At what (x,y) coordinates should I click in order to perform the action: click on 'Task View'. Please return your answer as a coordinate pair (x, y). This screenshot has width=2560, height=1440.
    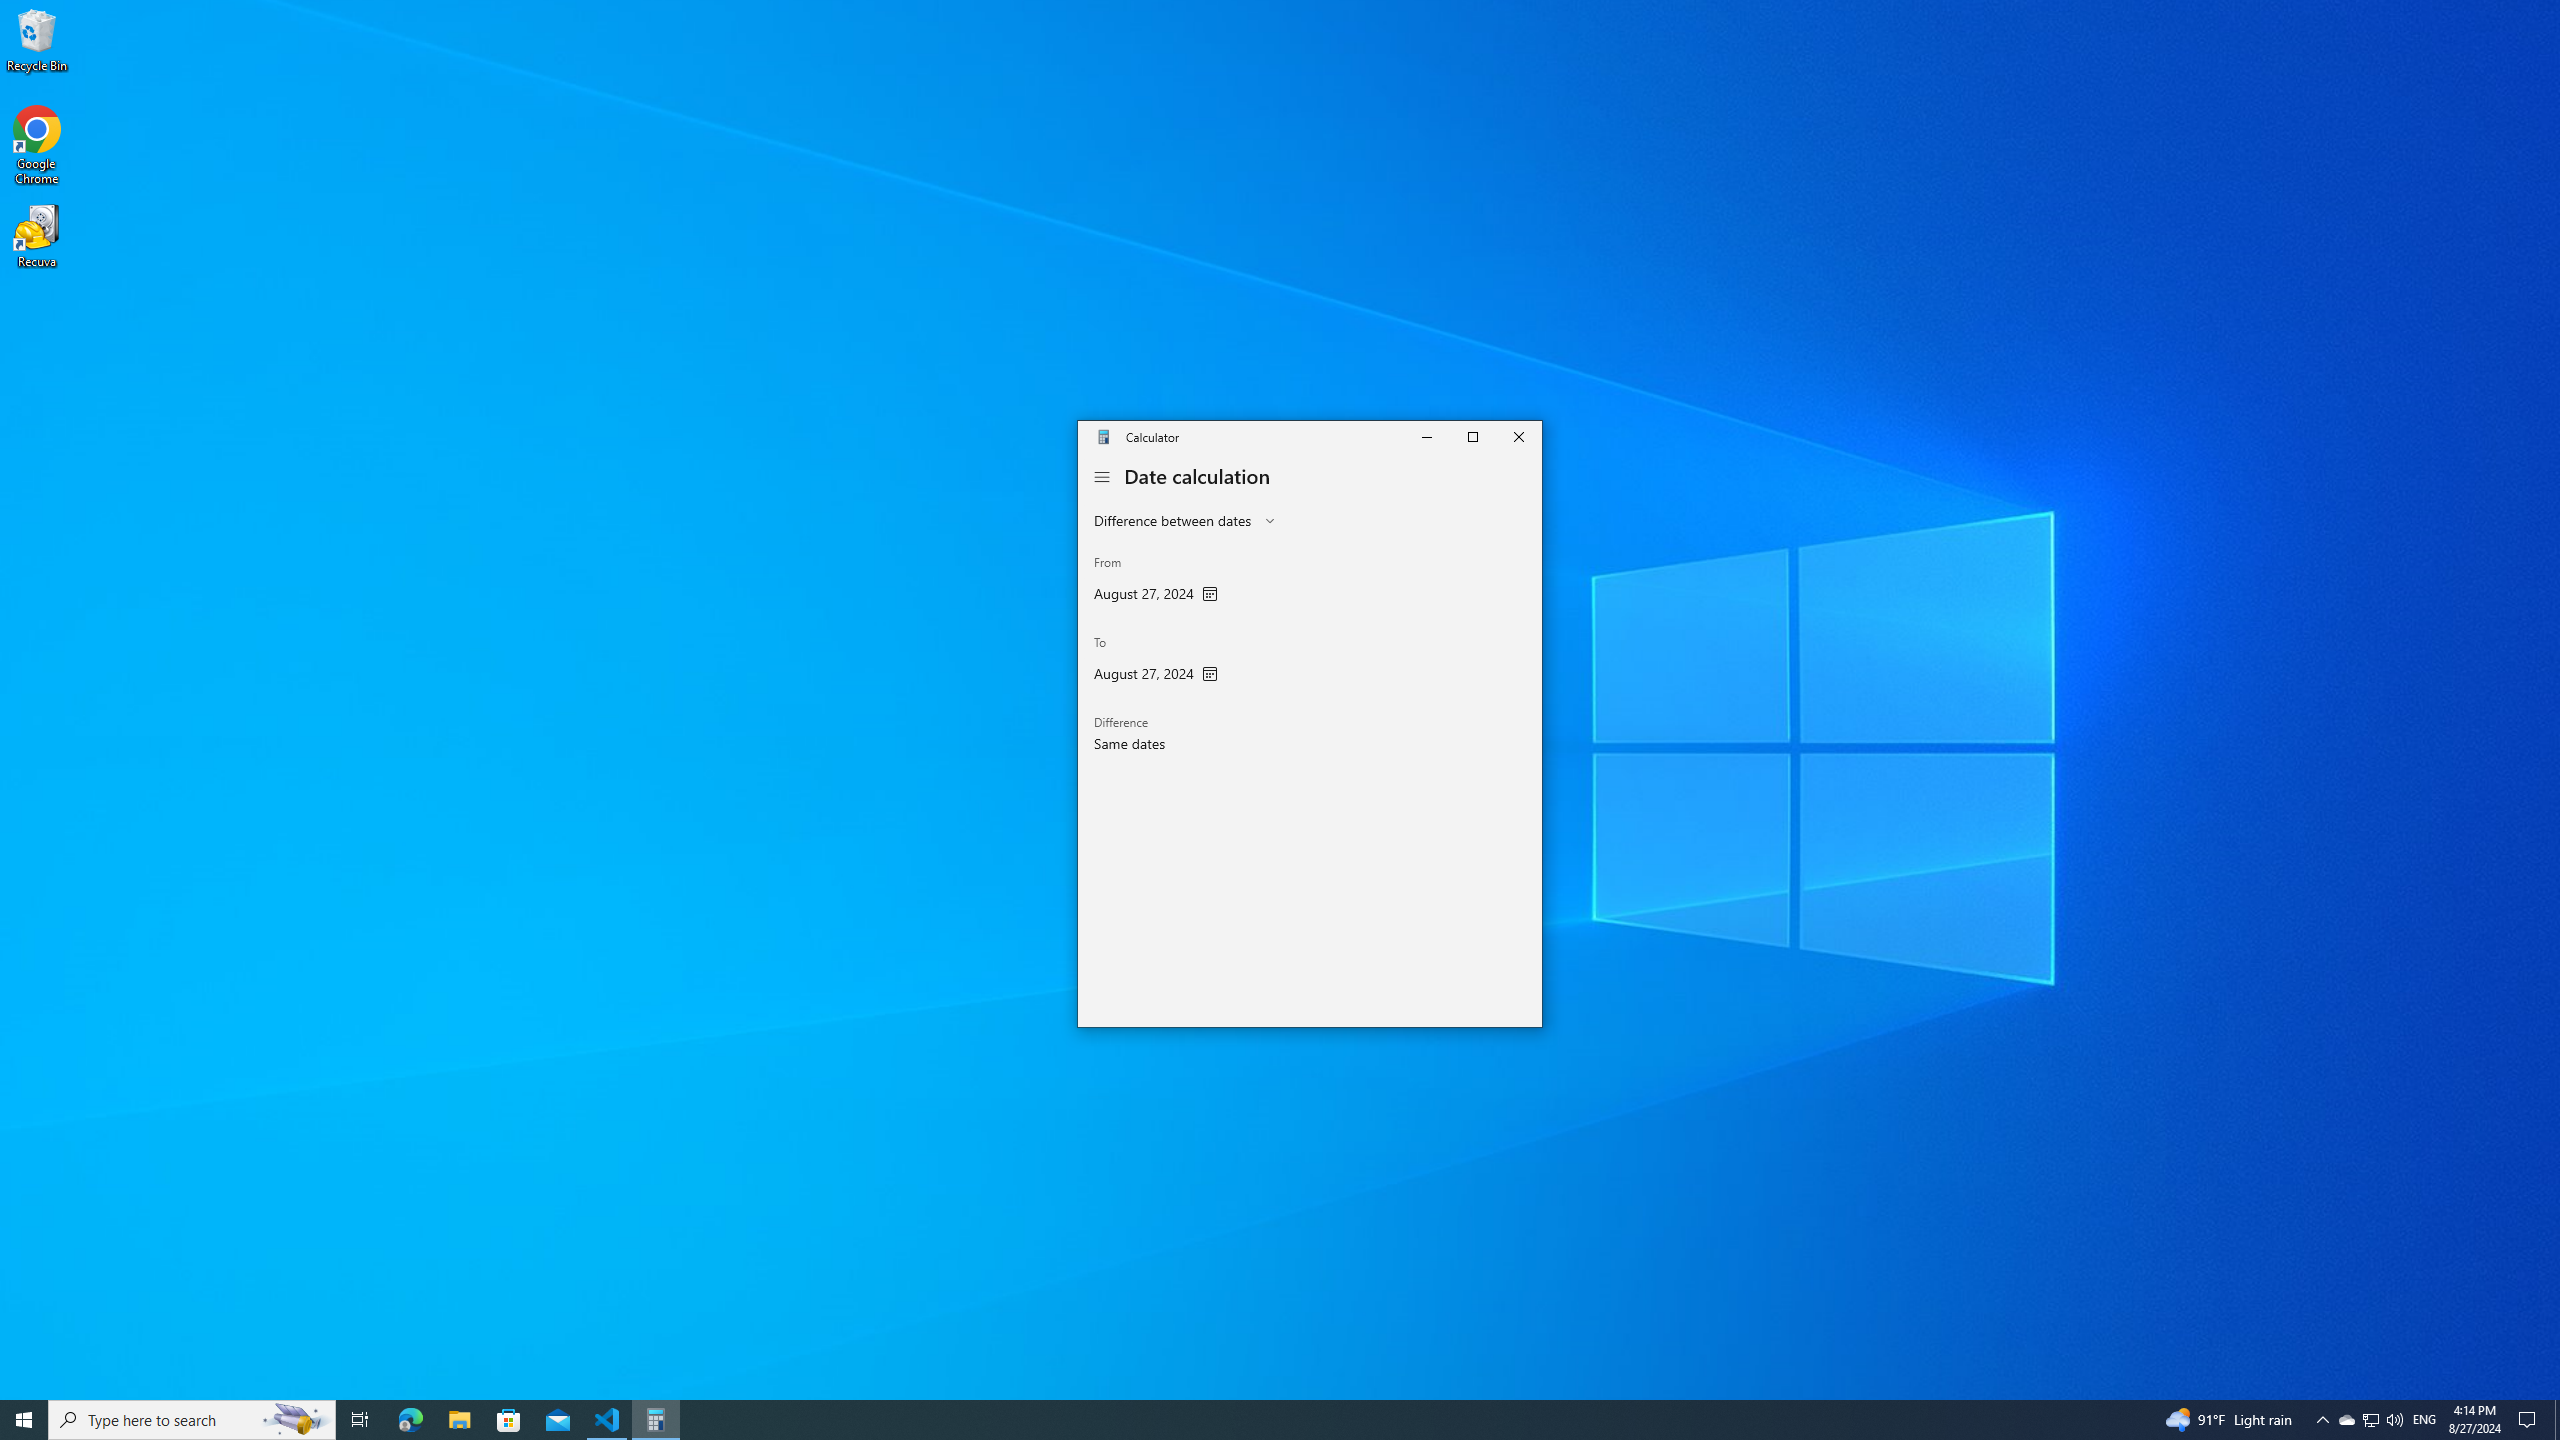
    Looking at the image, I should click on (358, 1418).